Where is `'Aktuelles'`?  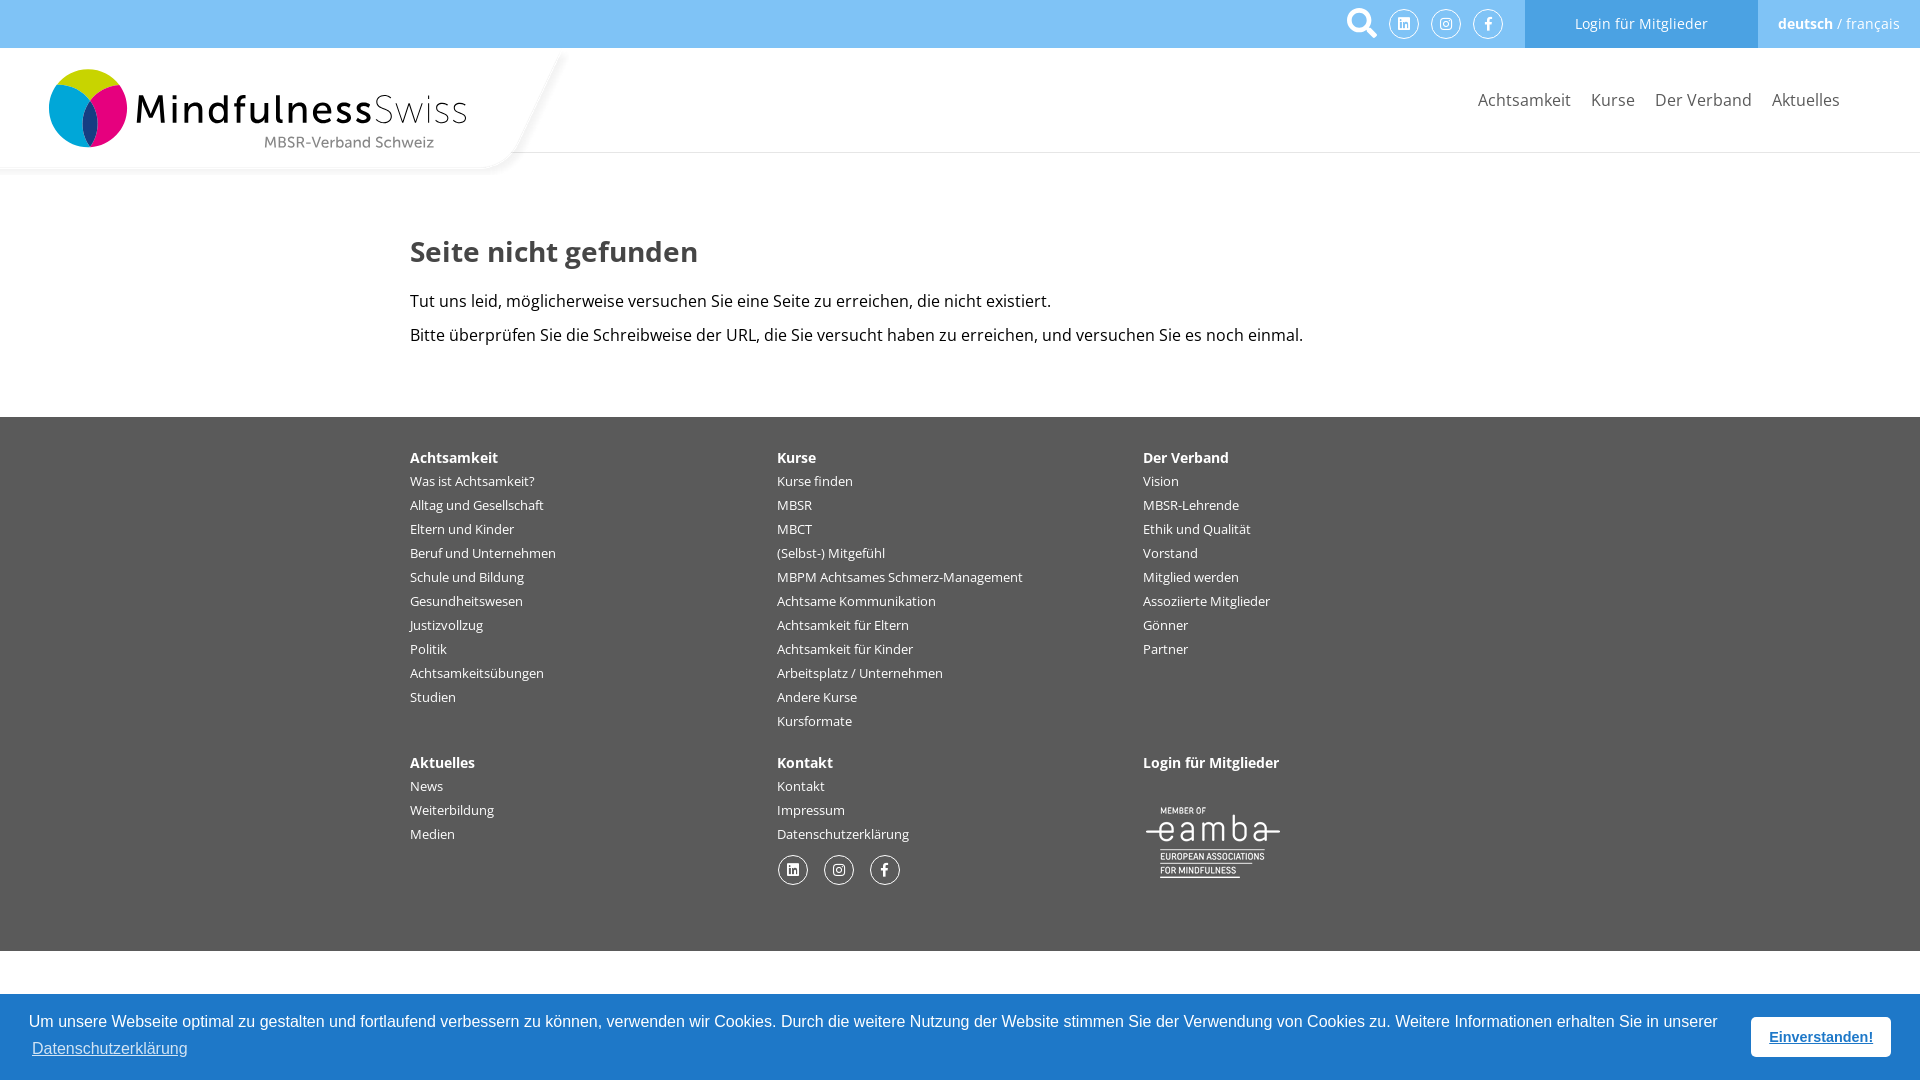 'Aktuelles' is located at coordinates (1805, 100).